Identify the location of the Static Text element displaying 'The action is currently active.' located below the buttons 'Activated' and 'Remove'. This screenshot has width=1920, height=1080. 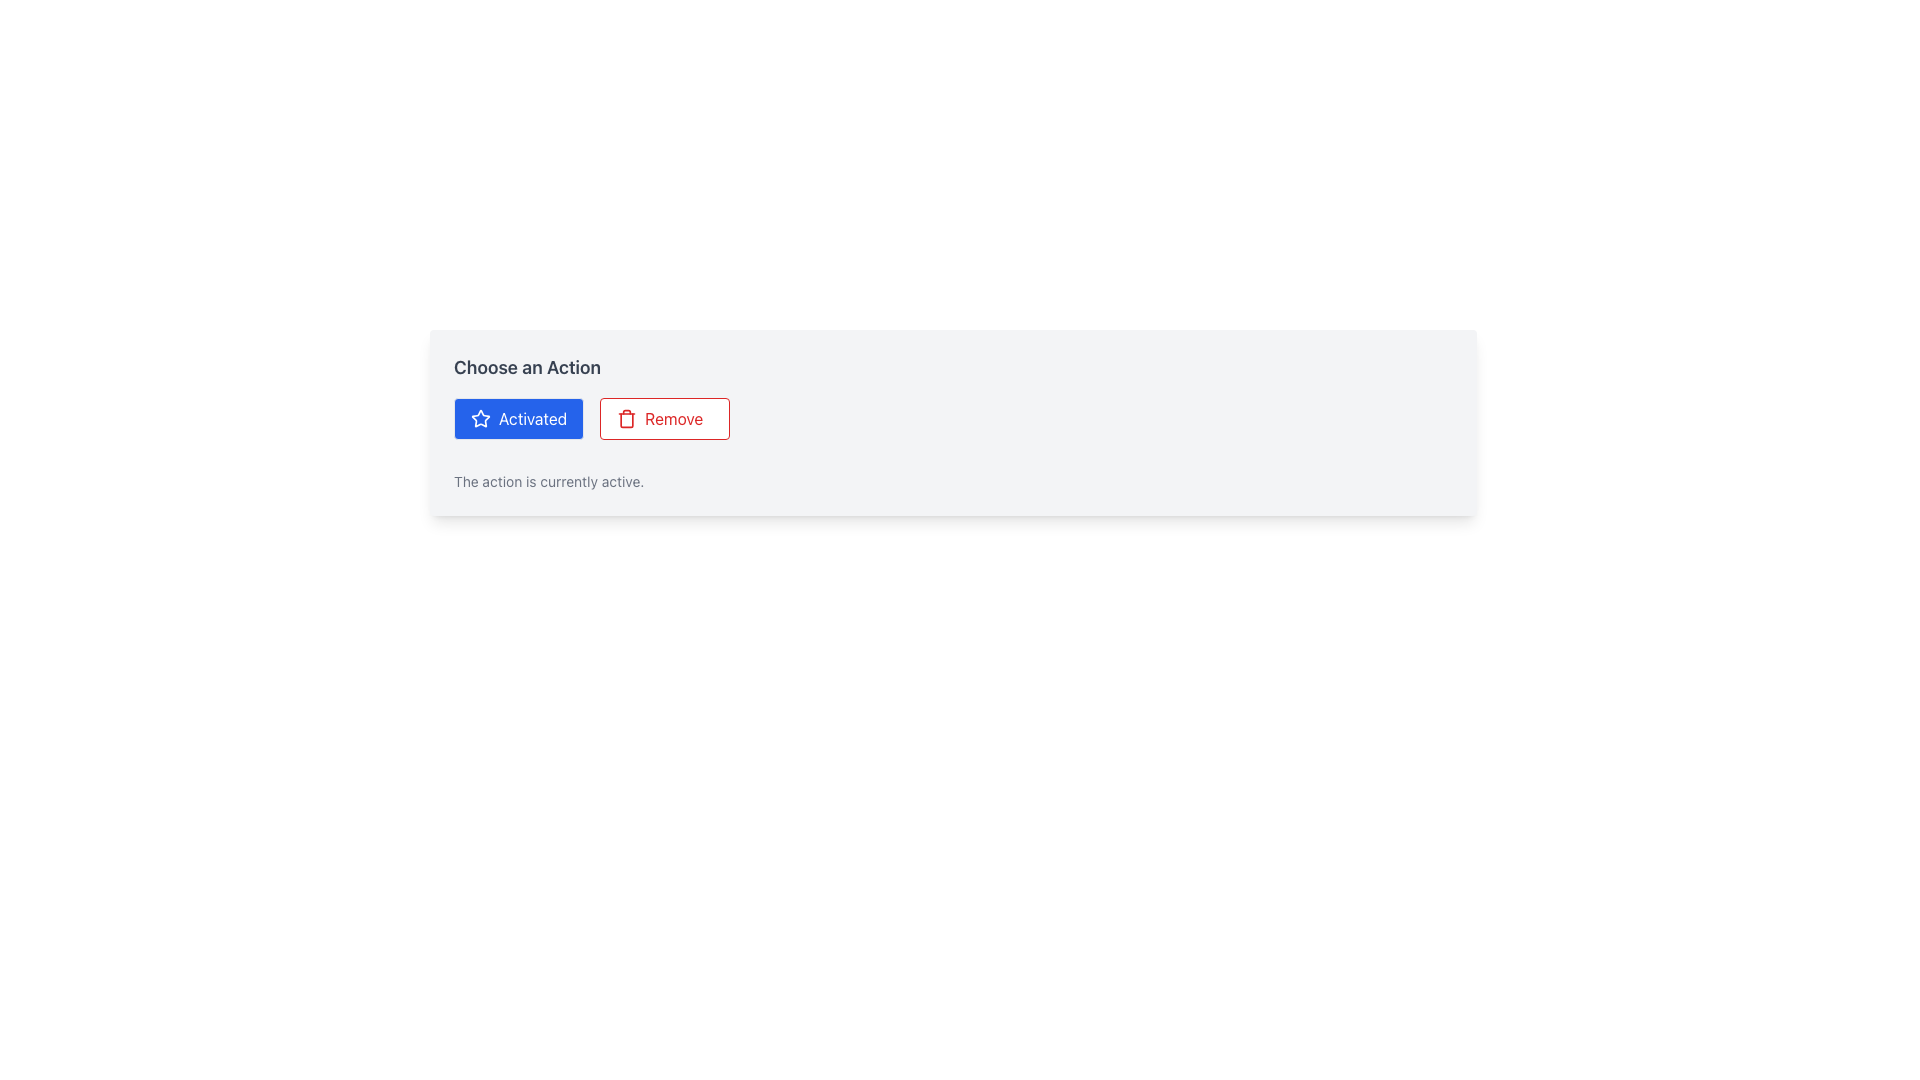
(549, 482).